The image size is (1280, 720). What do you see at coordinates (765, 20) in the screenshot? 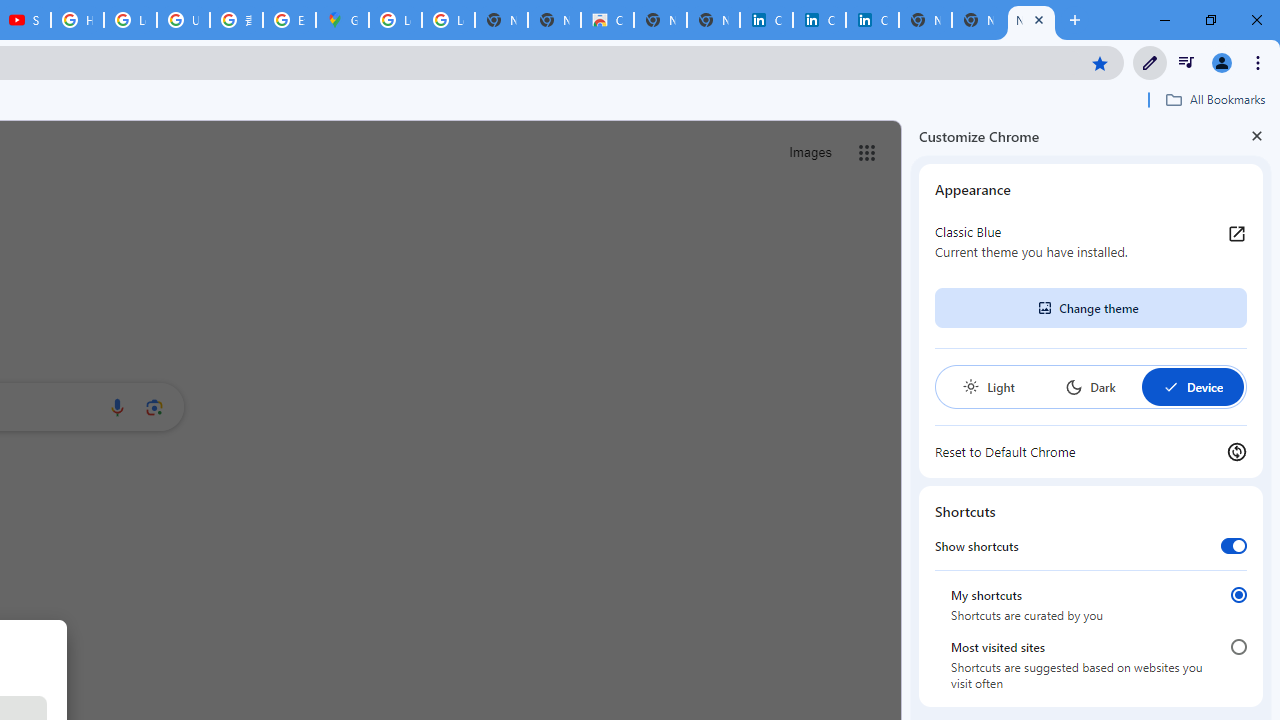
I see `'Cookie Policy | LinkedIn'` at bounding box center [765, 20].